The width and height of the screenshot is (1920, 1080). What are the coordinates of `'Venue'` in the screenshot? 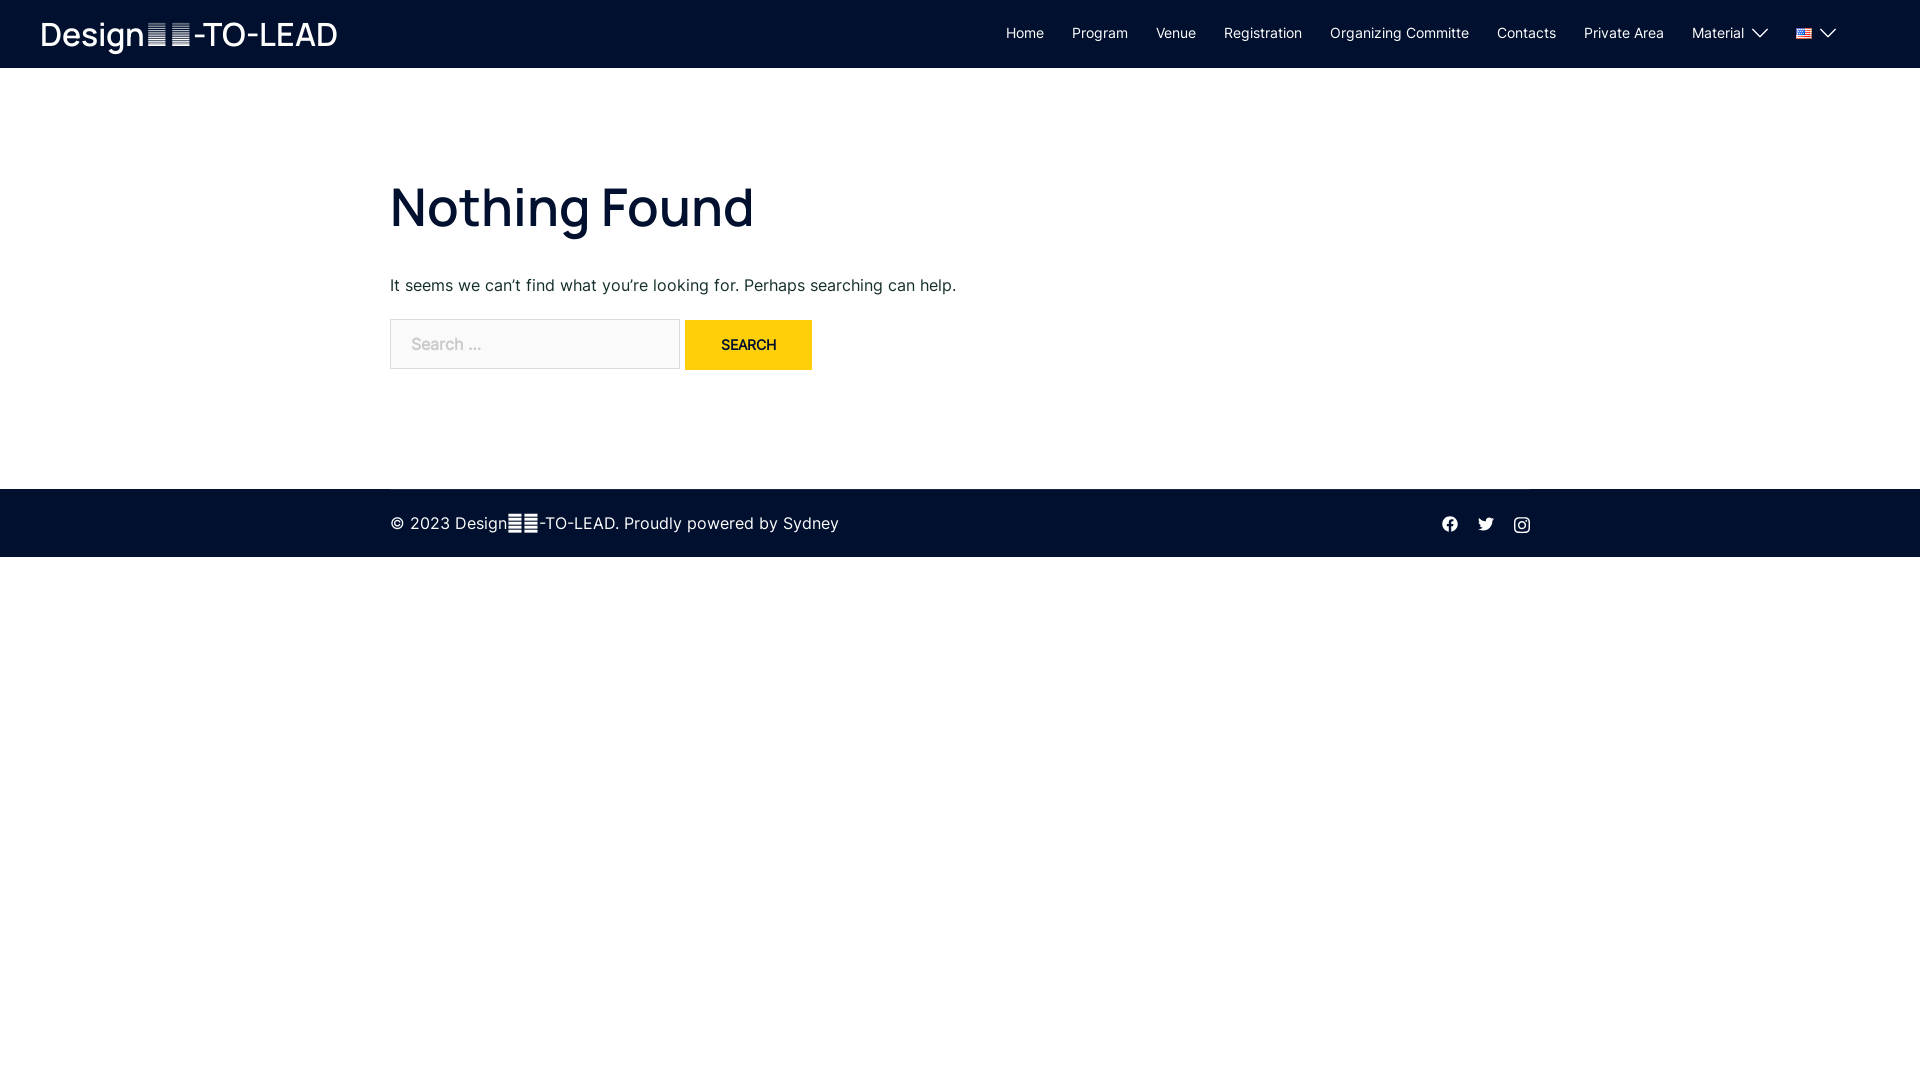 It's located at (1156, 33).